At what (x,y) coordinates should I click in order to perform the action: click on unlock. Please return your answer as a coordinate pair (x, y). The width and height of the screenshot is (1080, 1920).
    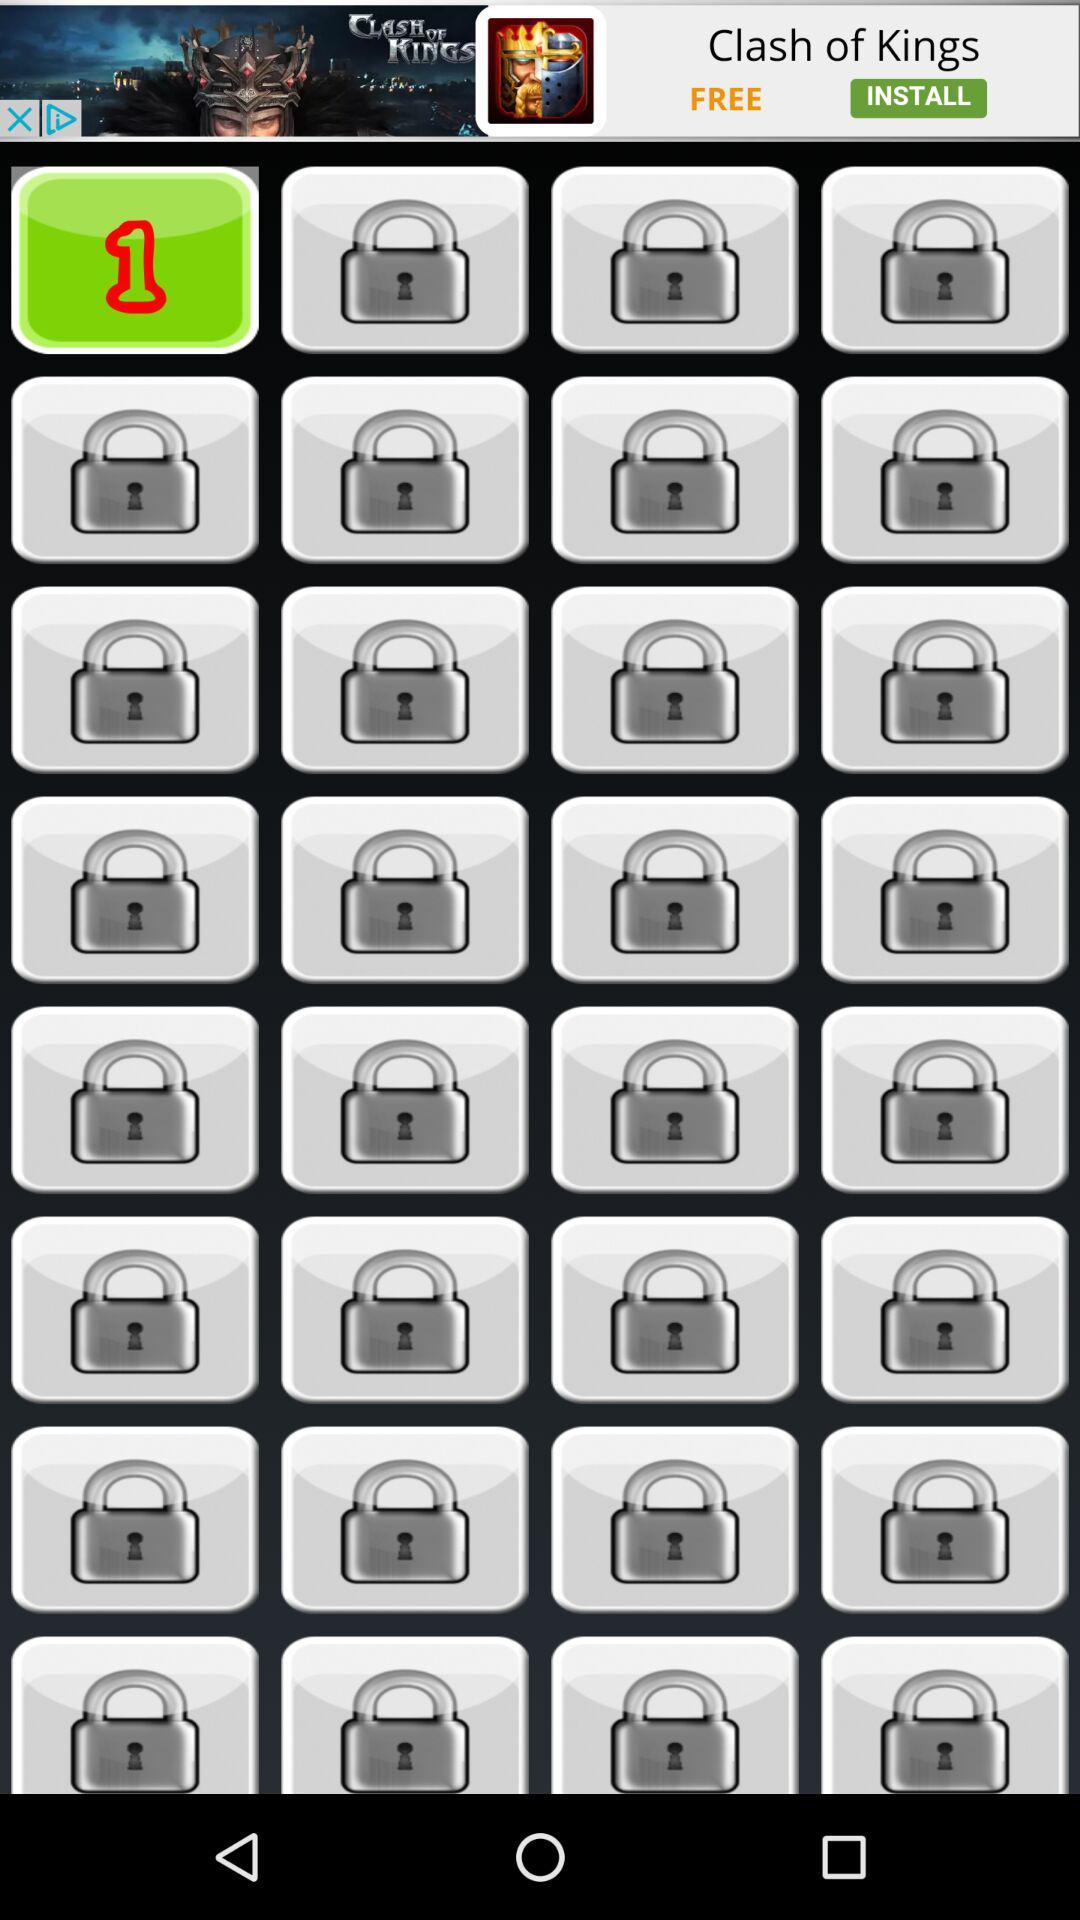
    Looking at the image, I should click on (675, 1714).